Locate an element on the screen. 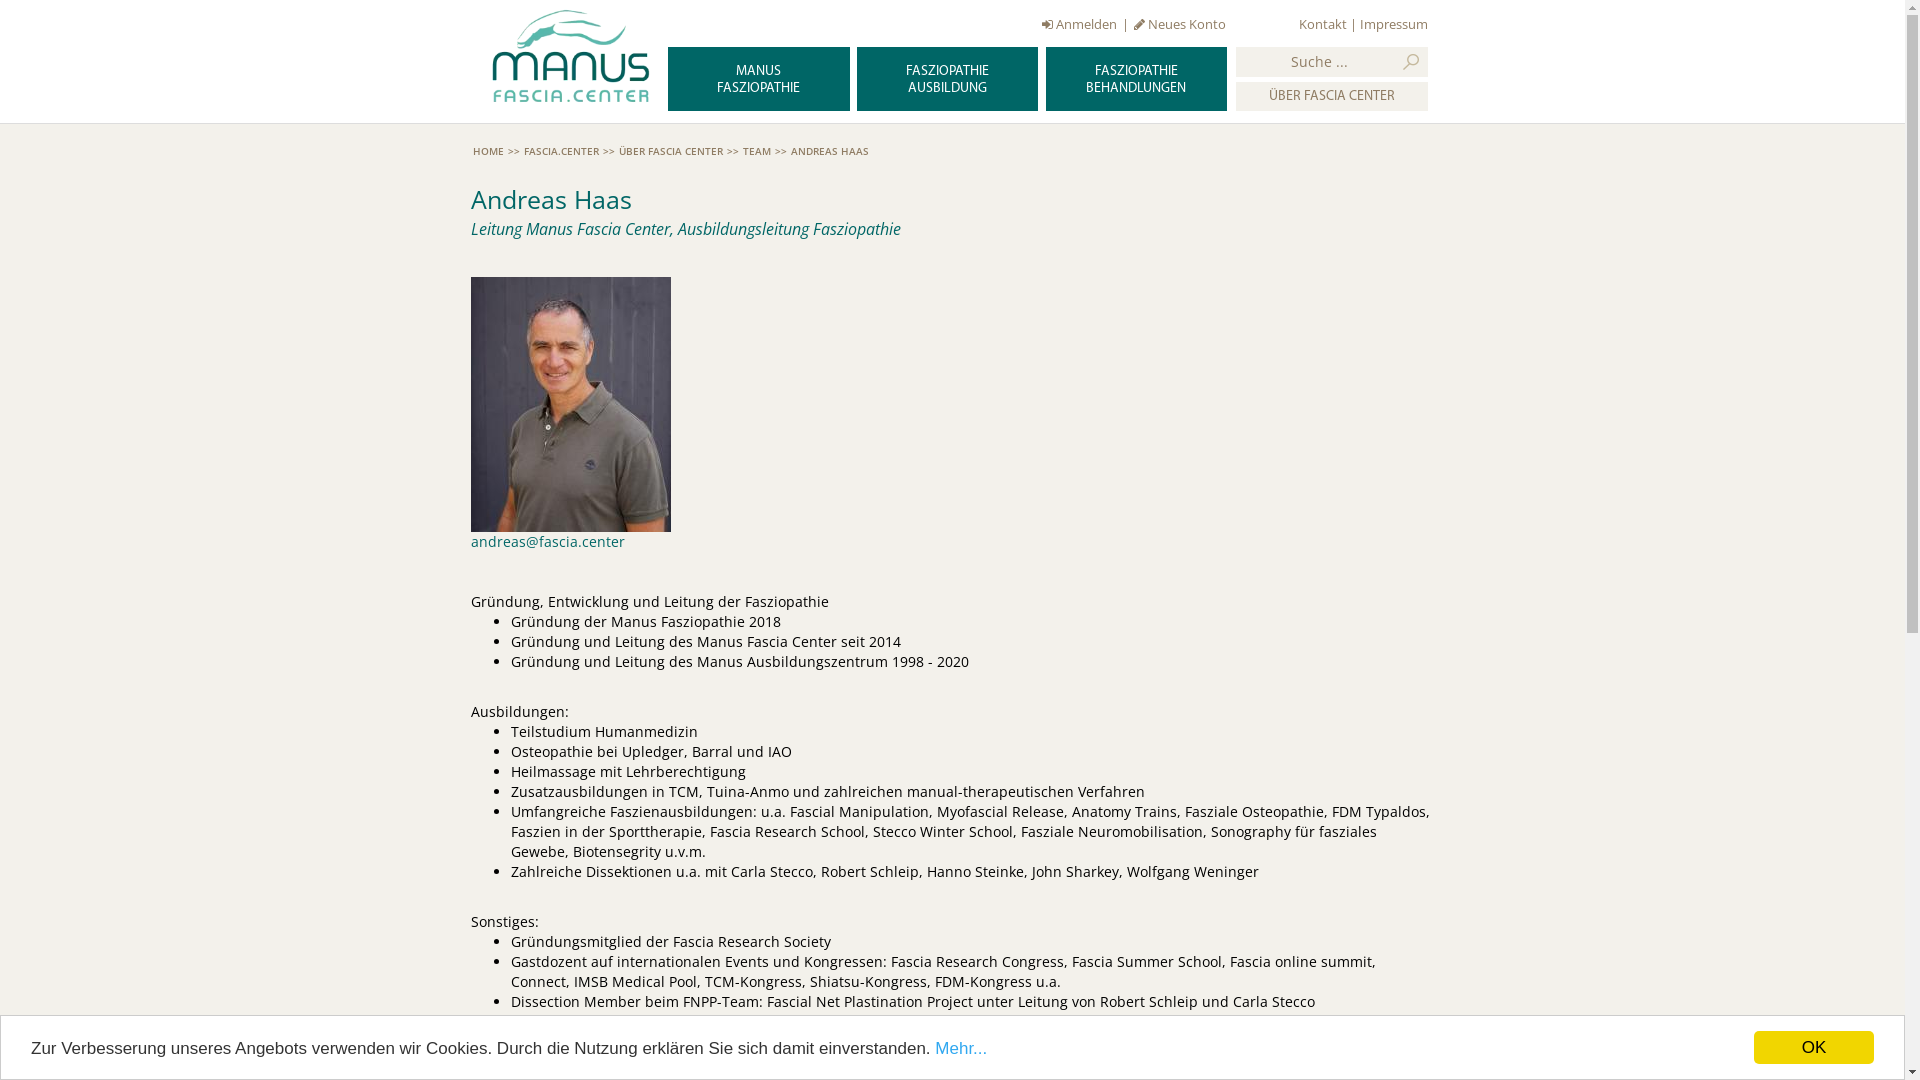  'Impressum' is located at coordinates (1392, 23).